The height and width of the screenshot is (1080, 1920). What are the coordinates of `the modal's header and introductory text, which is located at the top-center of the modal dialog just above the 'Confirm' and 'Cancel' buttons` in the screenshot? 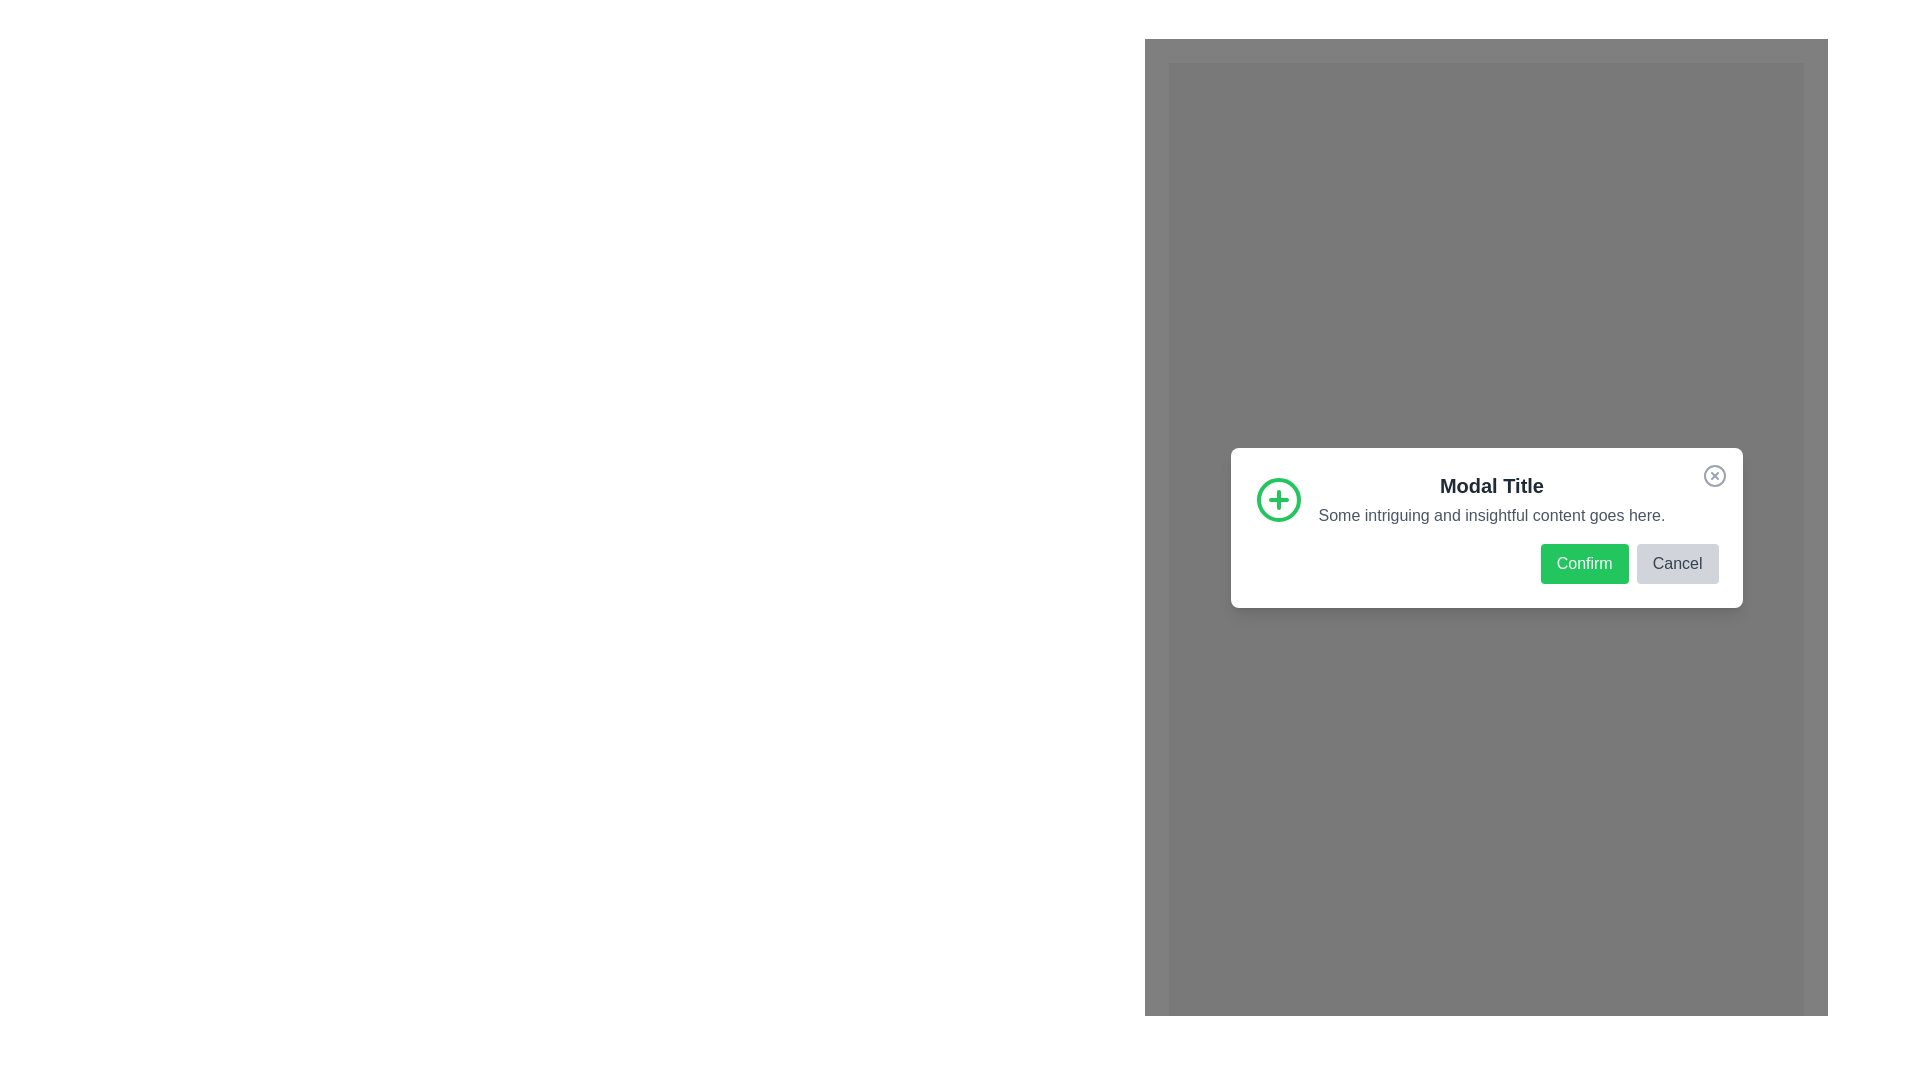 It's located at (1486, 498).